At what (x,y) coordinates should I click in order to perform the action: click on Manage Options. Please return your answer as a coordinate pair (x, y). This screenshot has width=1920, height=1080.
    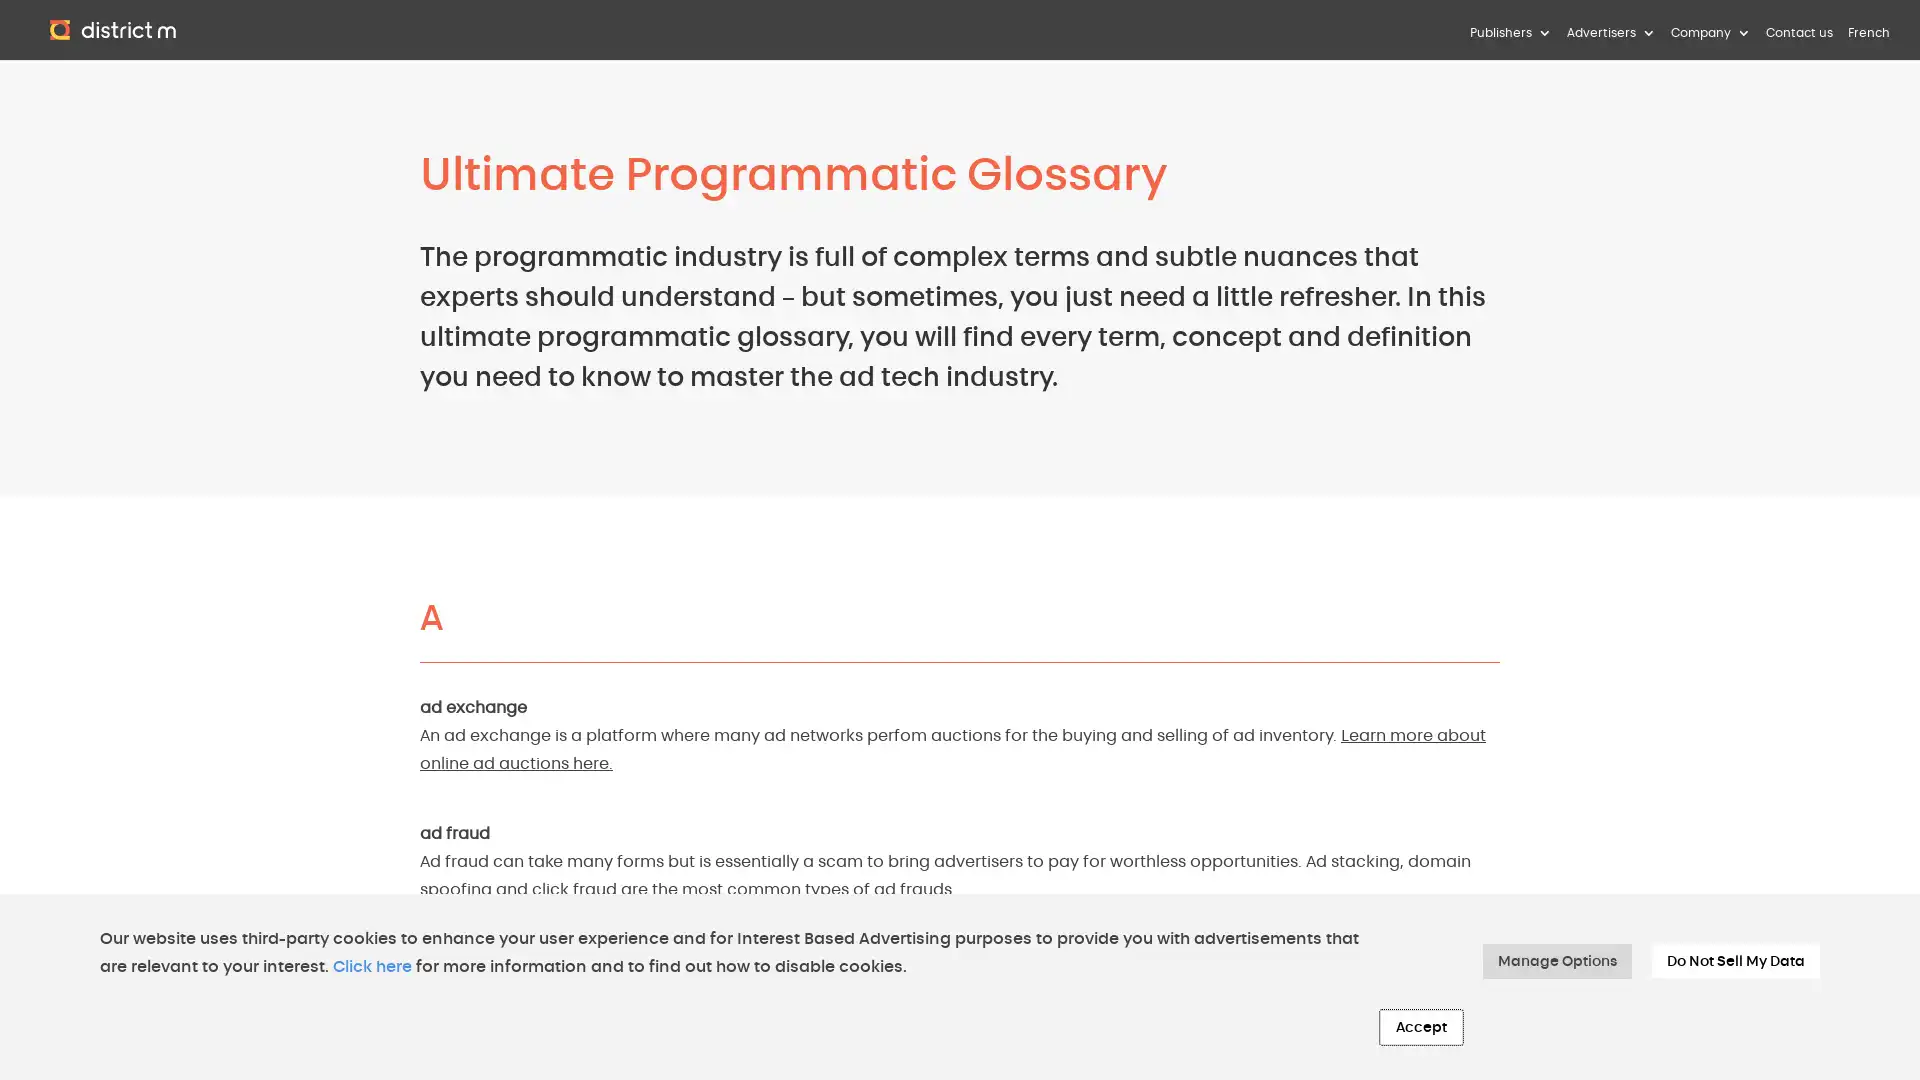
    Looking at the image, I should click on (1556, 960).